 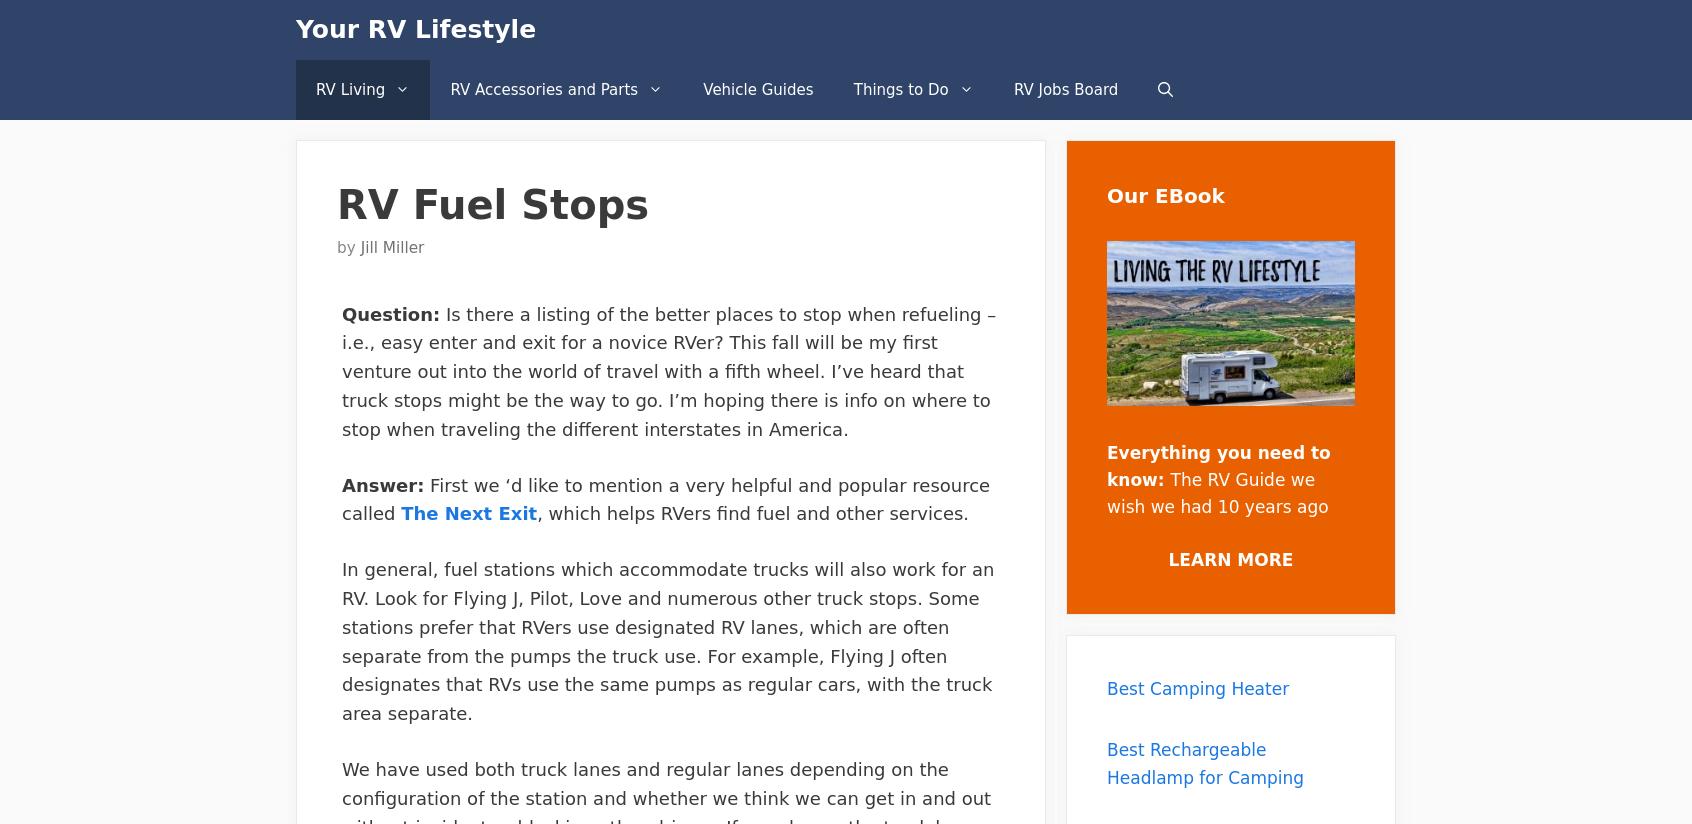 I want to click on 'Is there a listing of the better places to stop when refueling – i.e., easy enter and exit for a novice RVer? This fall will be my first venture out into the world of travel with a fifth wheel. I’ve heard that truck stops might be the way to go. I’m hoping there is info on where to stop when traveling the different interstates in America.', so click(x=669, y=369).